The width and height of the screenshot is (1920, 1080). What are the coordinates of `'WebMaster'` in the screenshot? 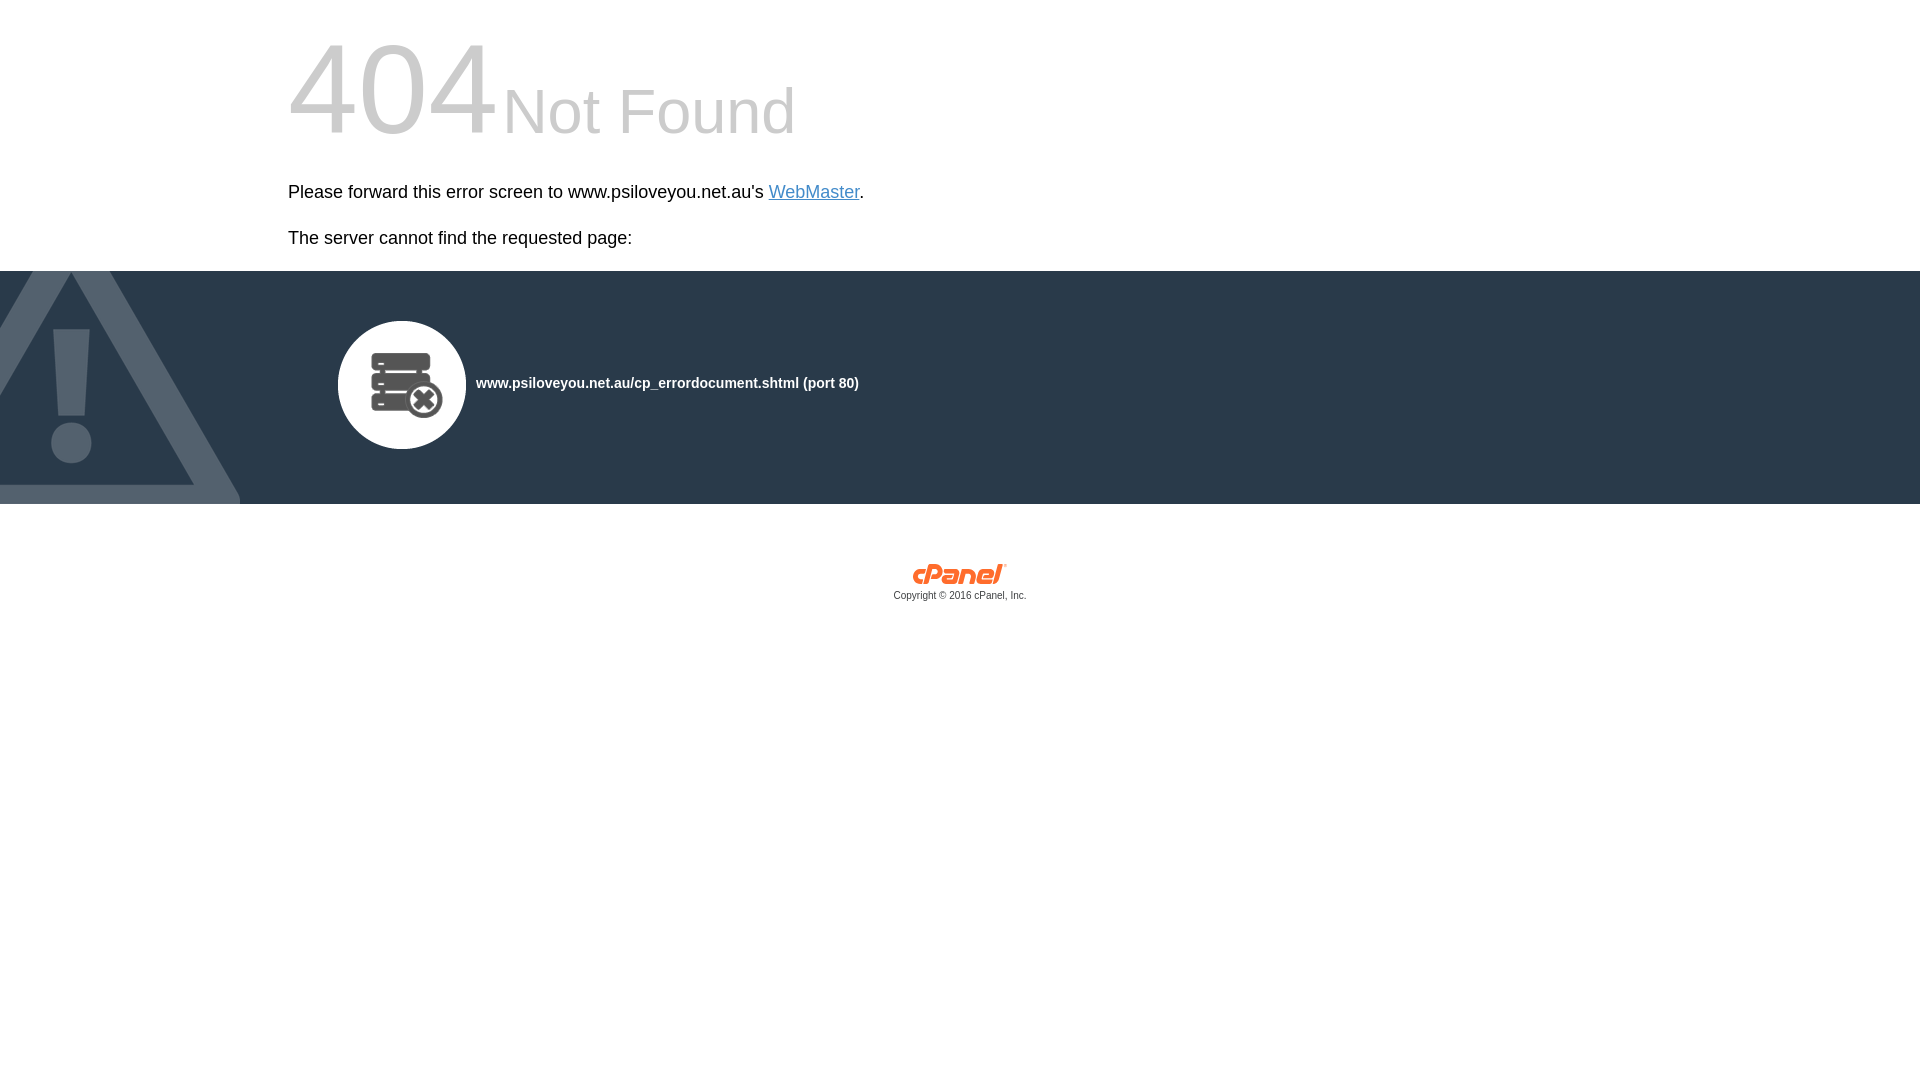 It's located at (814, 192).